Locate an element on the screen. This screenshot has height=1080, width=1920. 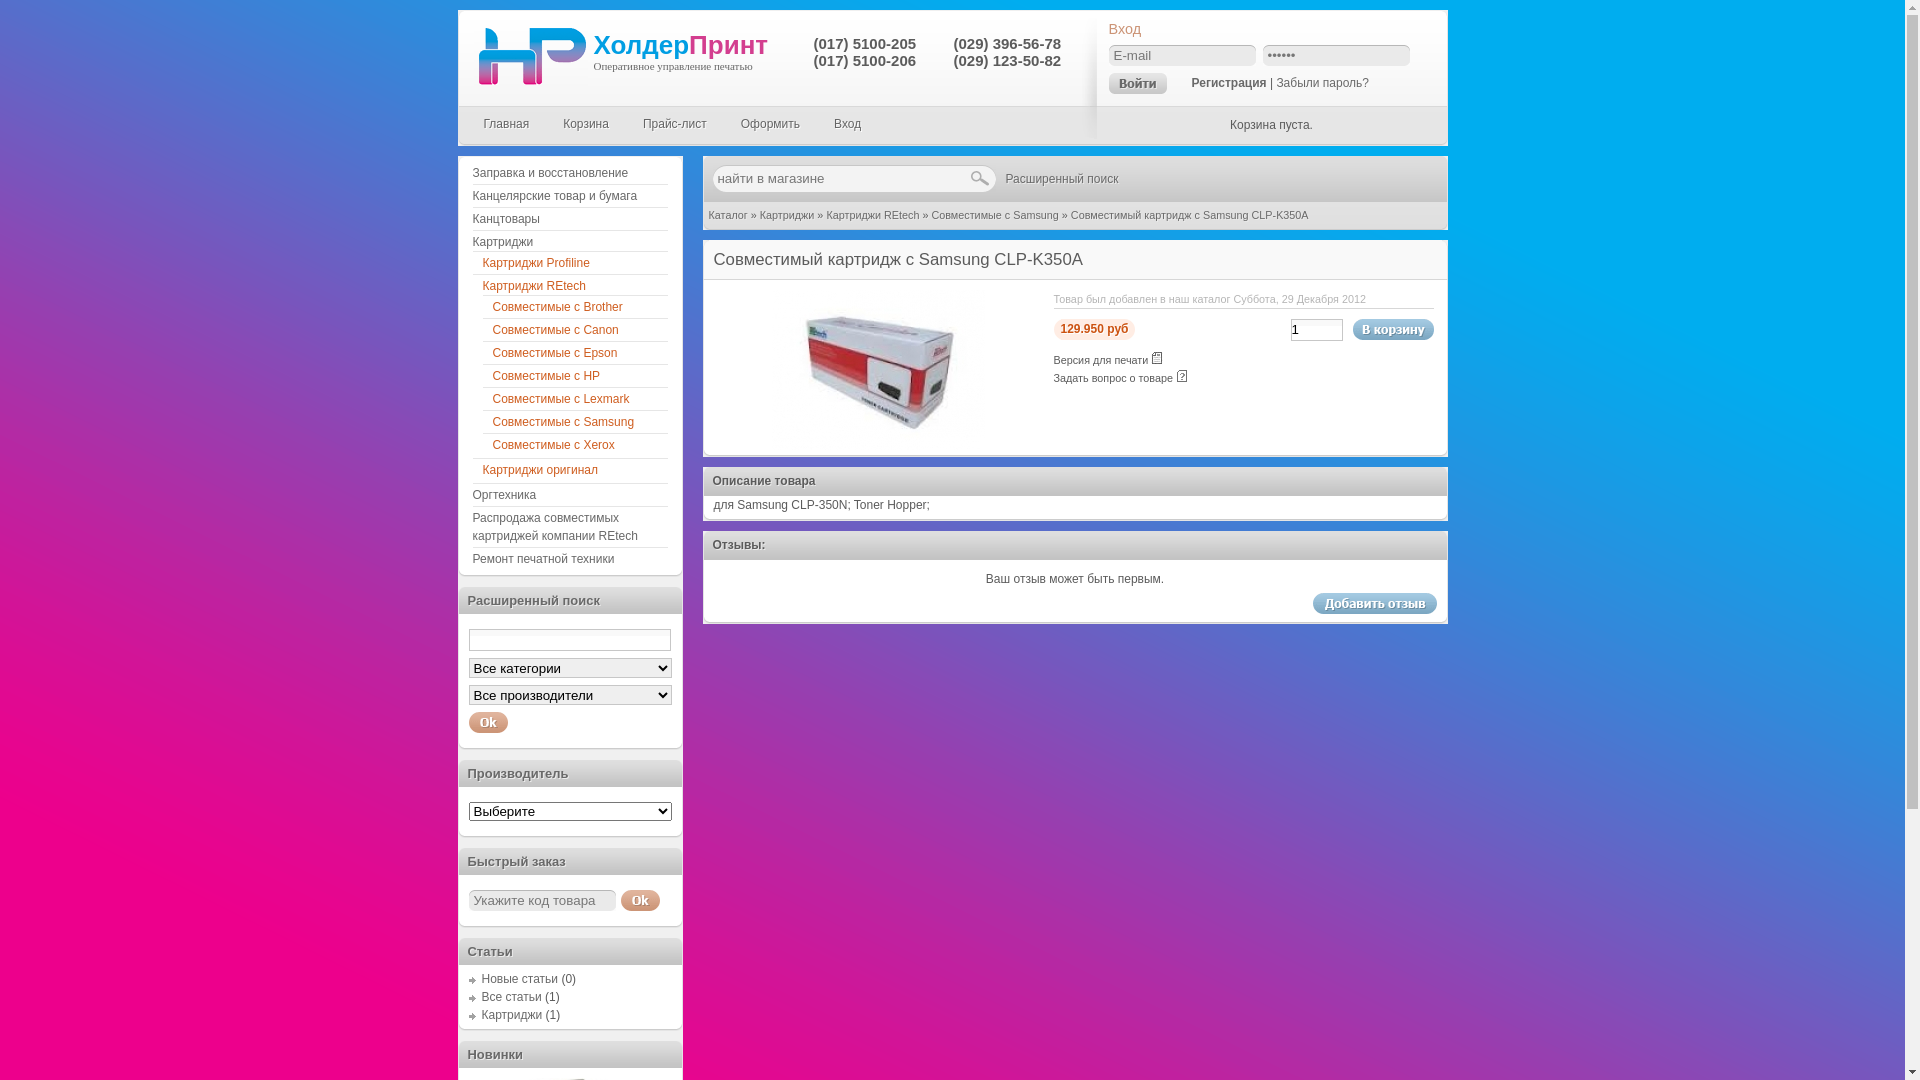
'******' is located at coordinates (1335, 54).